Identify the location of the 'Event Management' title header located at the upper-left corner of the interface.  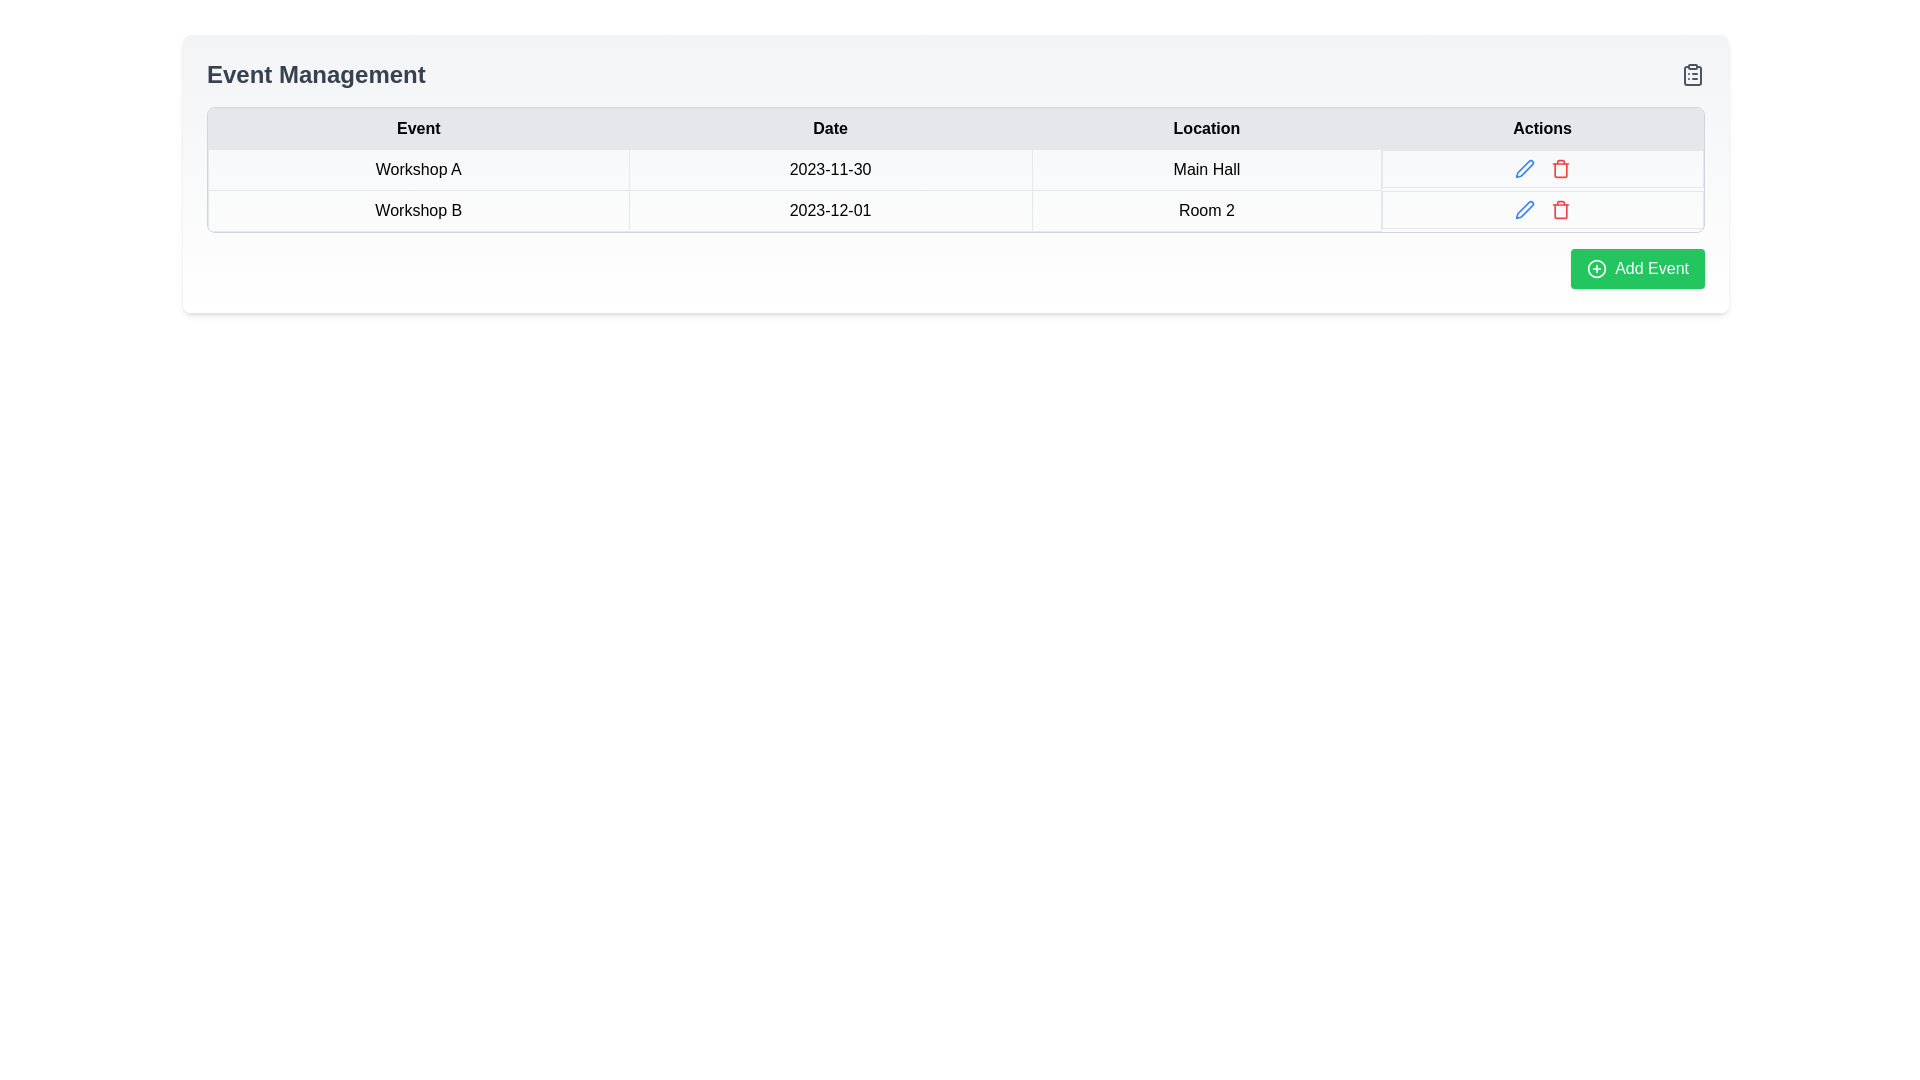
(315, 73).